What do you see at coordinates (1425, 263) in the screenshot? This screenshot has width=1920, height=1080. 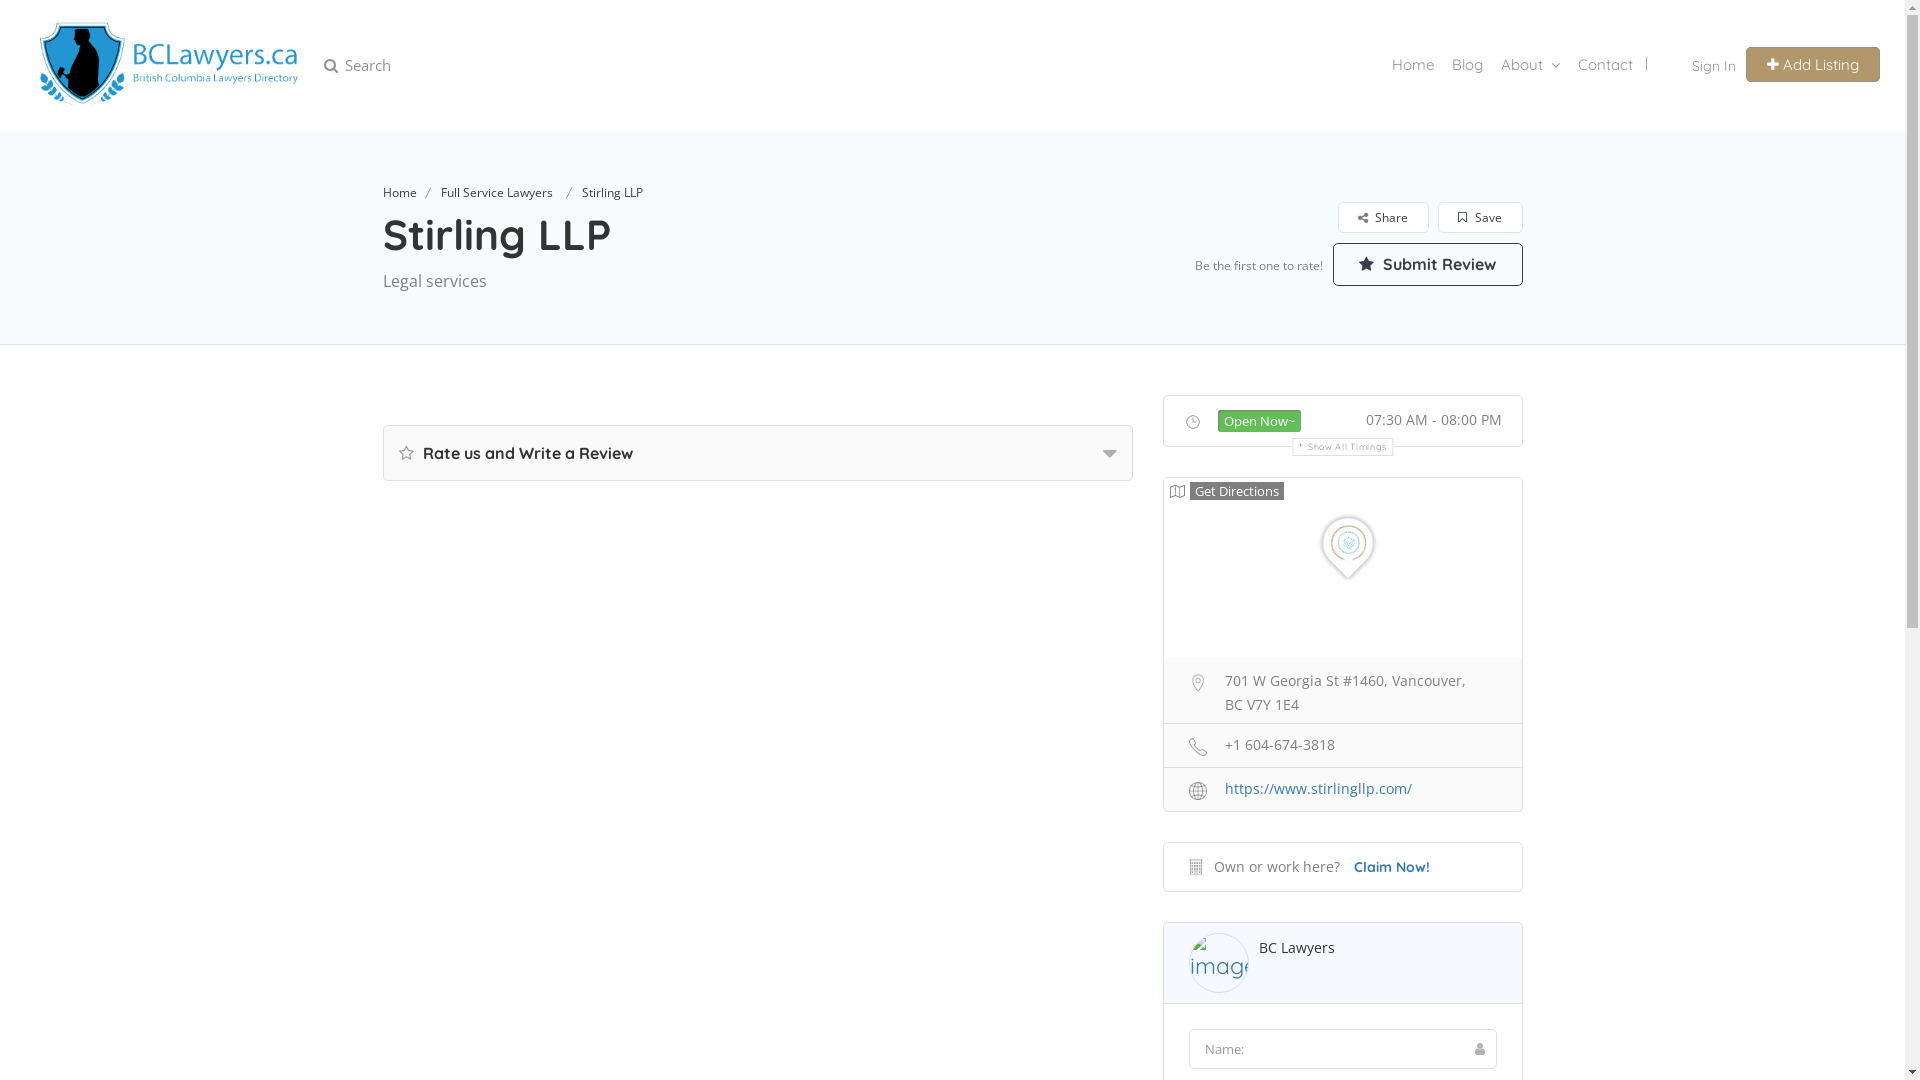 I see `'Submit Review'` at bounding box center [1425, 263].